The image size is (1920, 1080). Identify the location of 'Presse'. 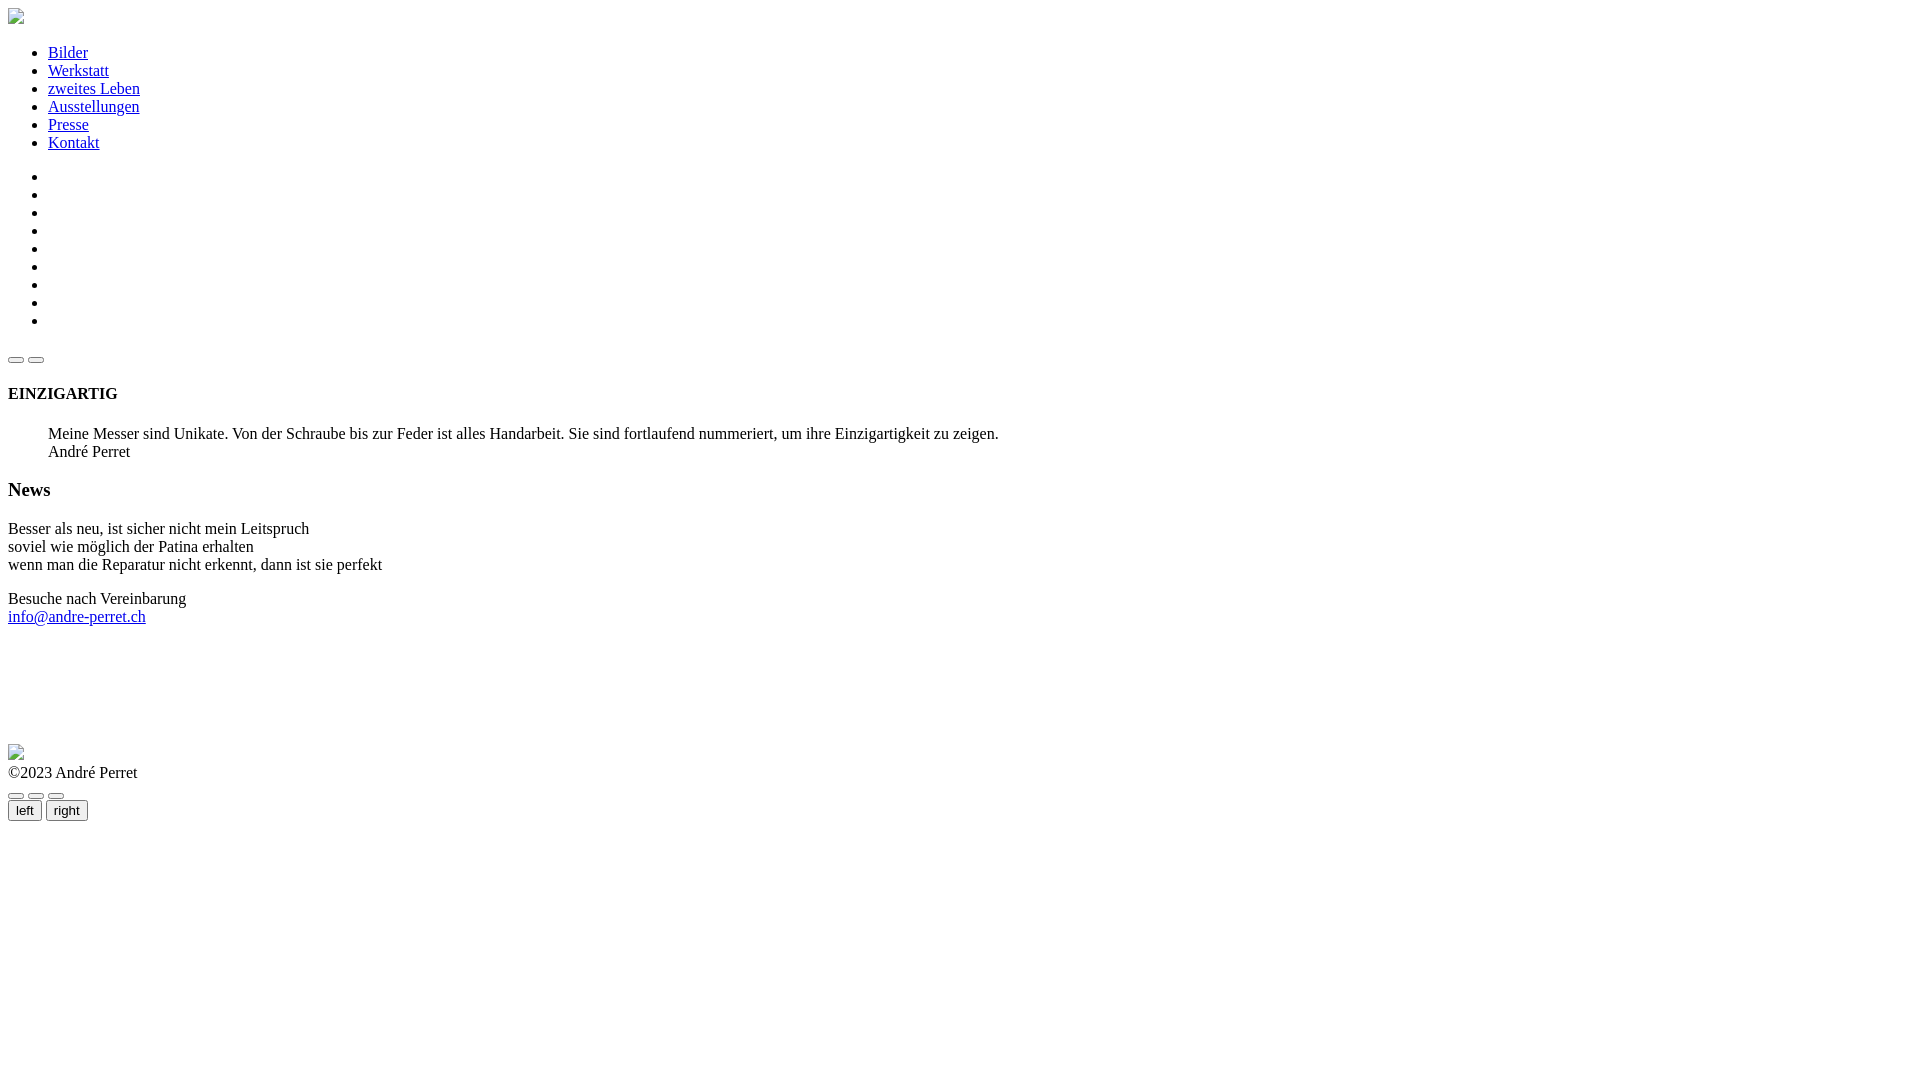
(68, 124).